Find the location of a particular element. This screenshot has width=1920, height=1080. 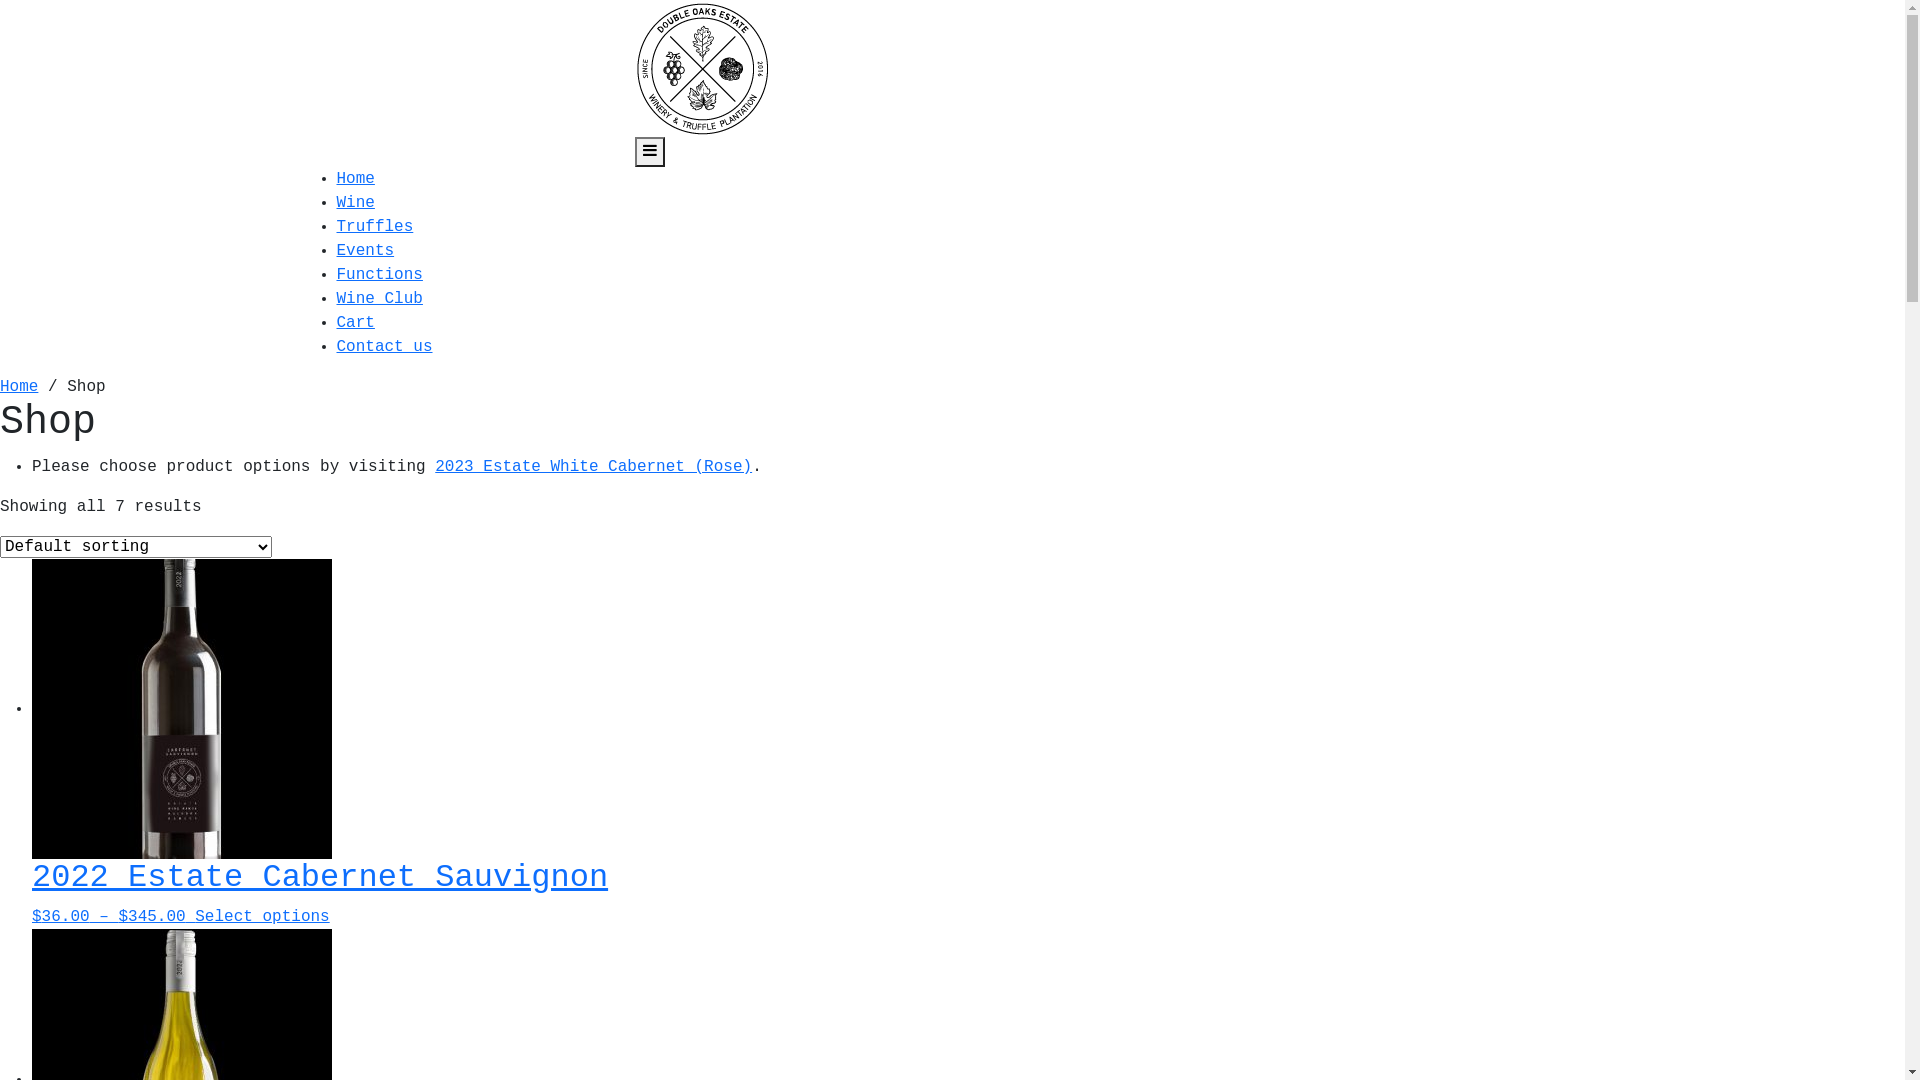

'Cart' is located at coordinates (355, 322).